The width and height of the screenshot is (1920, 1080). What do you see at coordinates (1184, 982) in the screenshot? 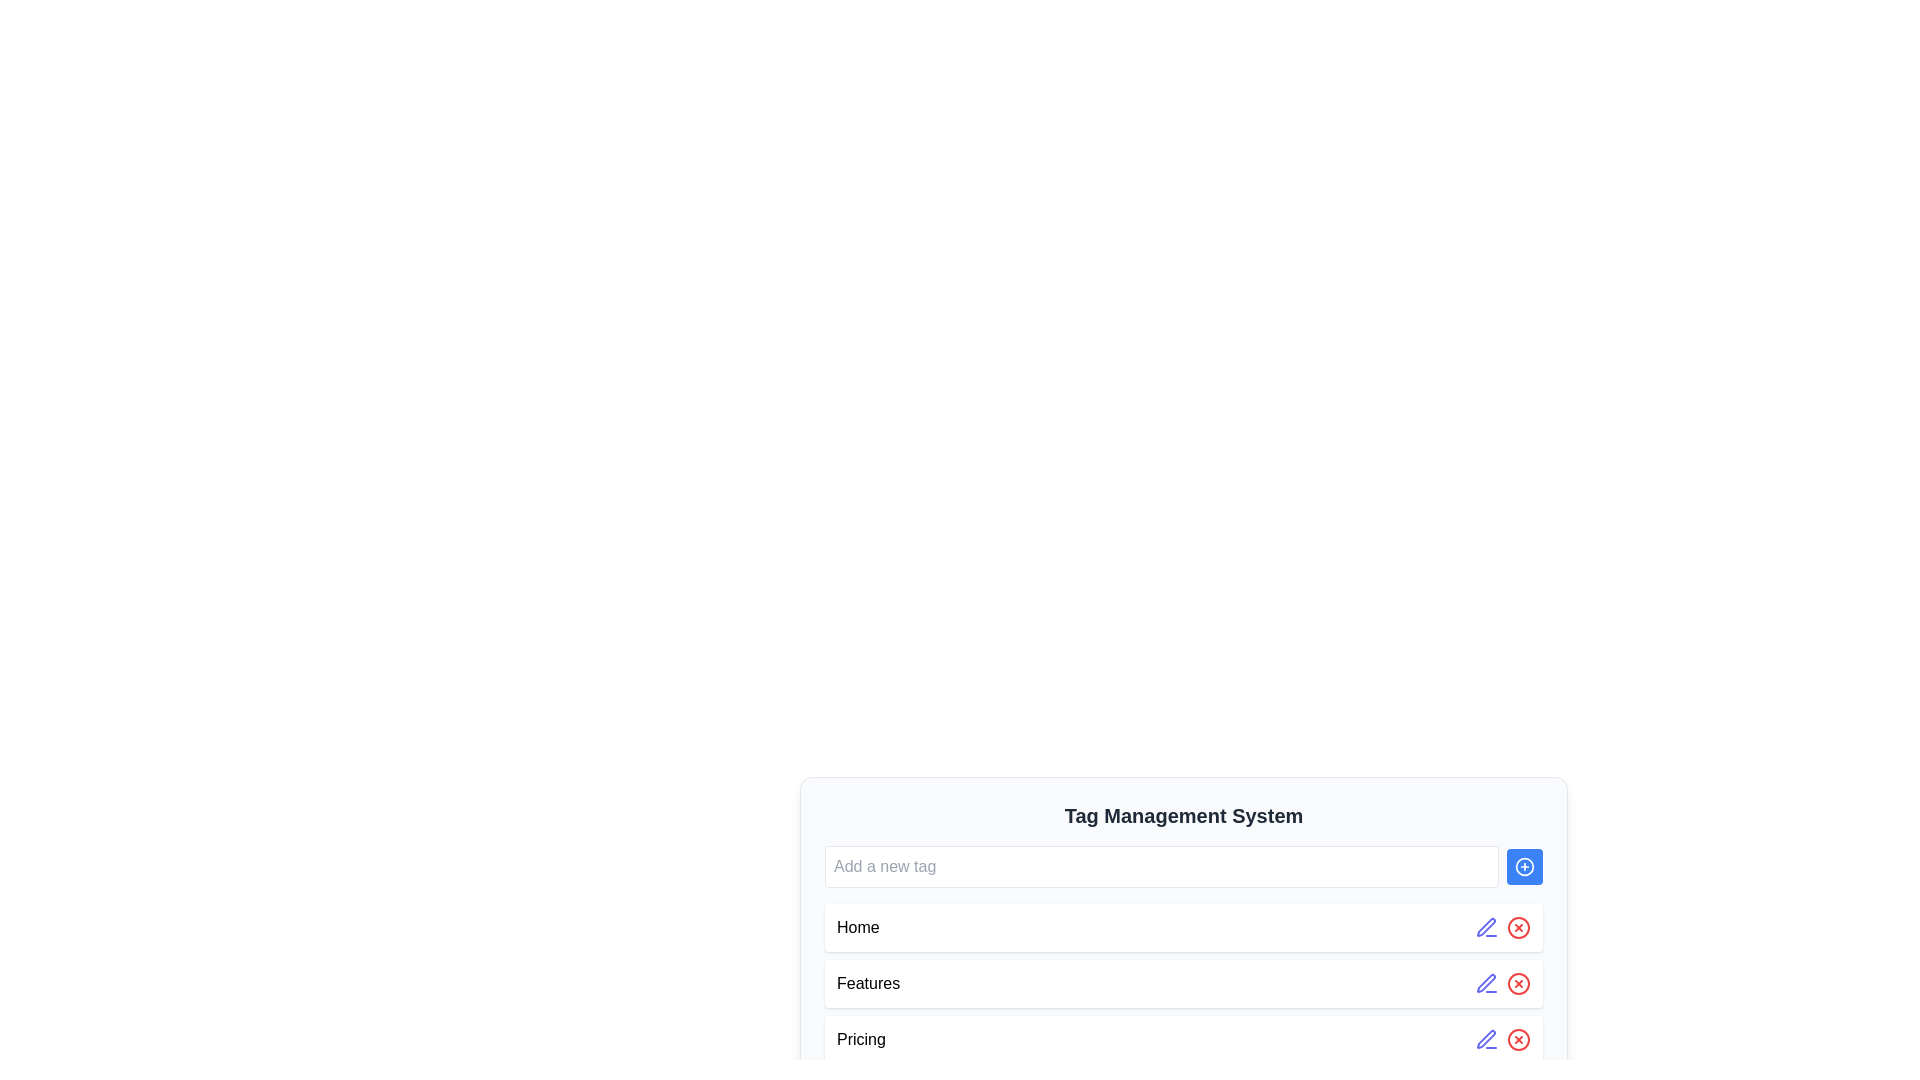
I see `the 'Features' list item` at bounding box center [1184, 982].